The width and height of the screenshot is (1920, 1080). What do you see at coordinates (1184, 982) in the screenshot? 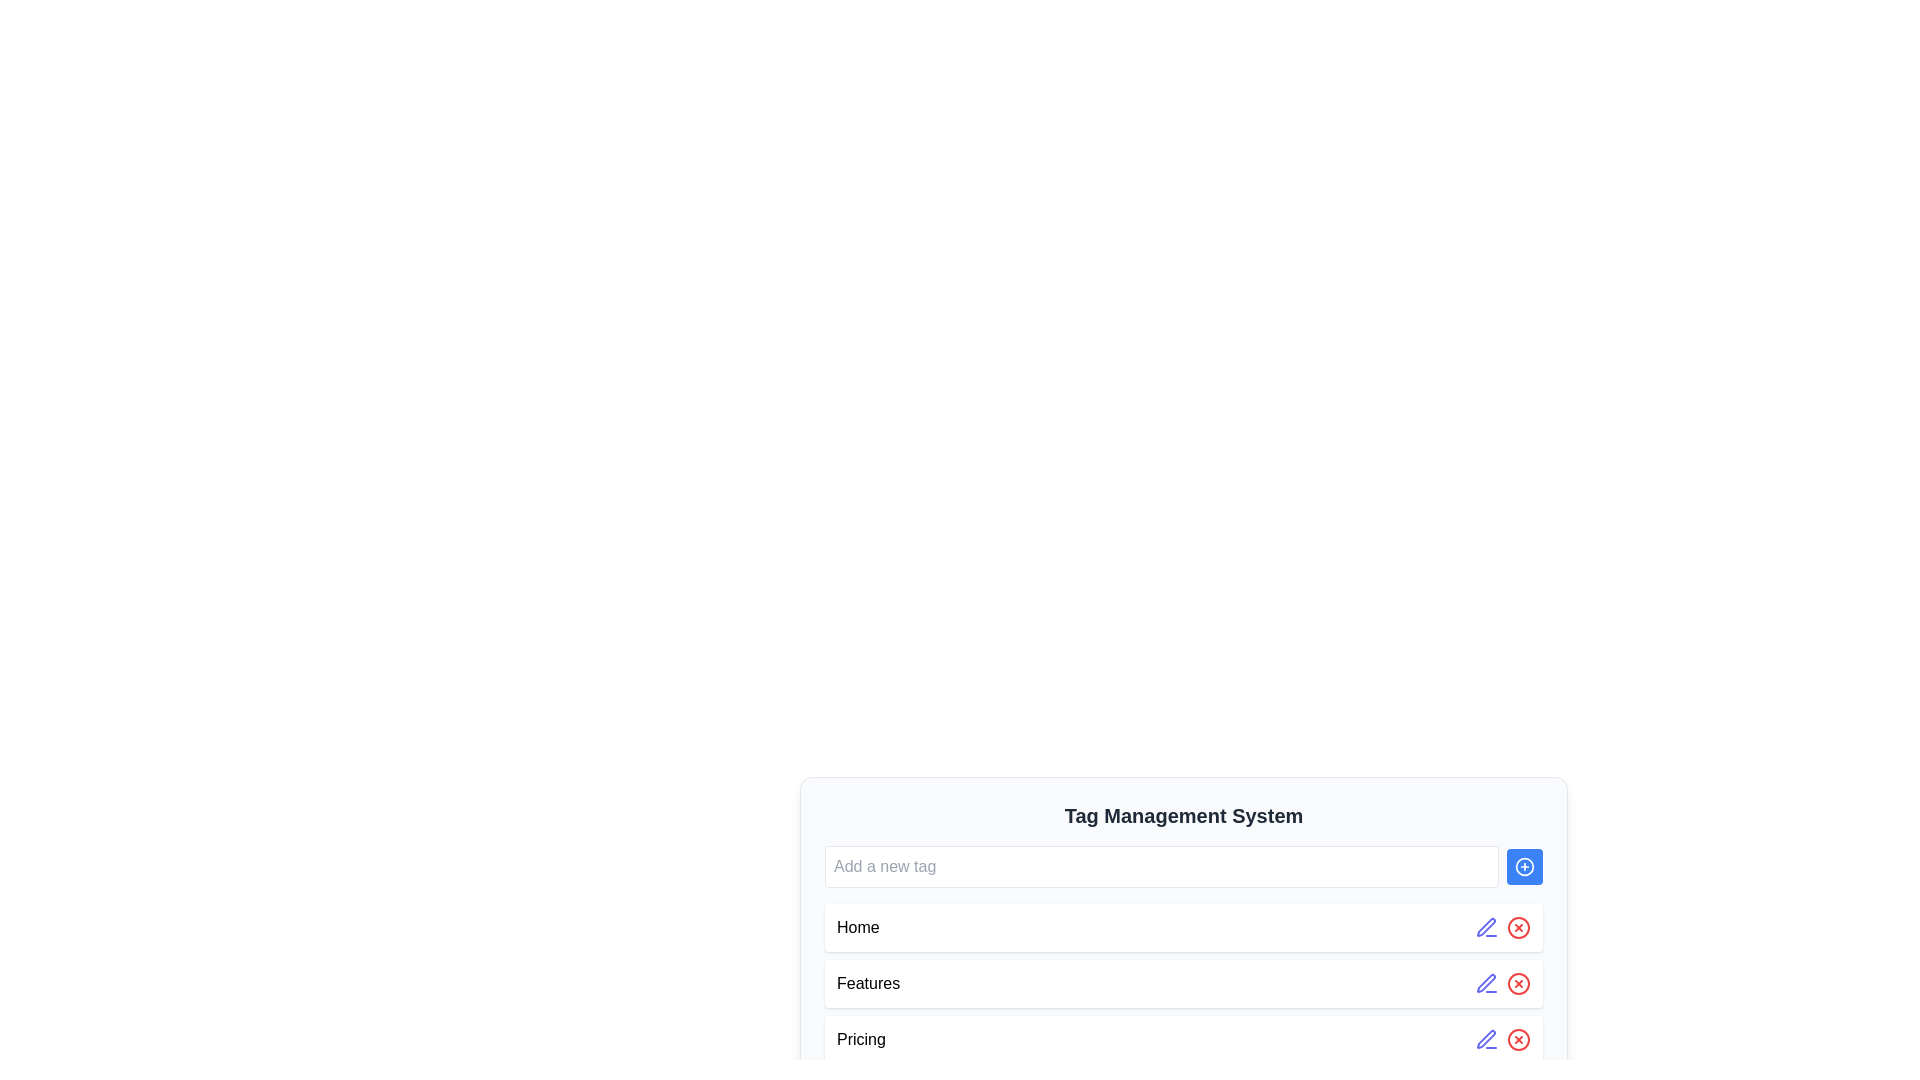
I see `the 'Features' list item` at bounding box center [1184, 982].